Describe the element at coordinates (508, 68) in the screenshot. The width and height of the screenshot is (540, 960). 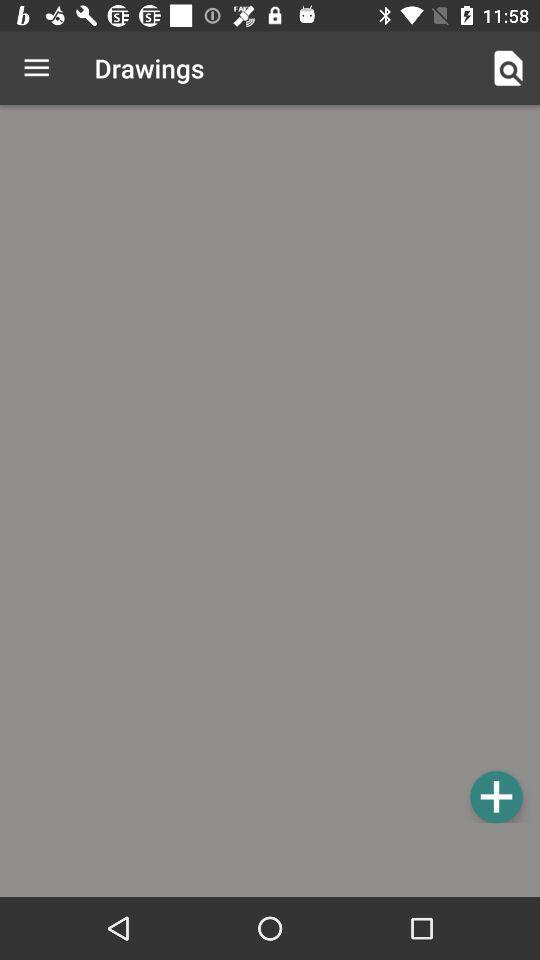
I see `item to the right of the drawings icon` at that location.